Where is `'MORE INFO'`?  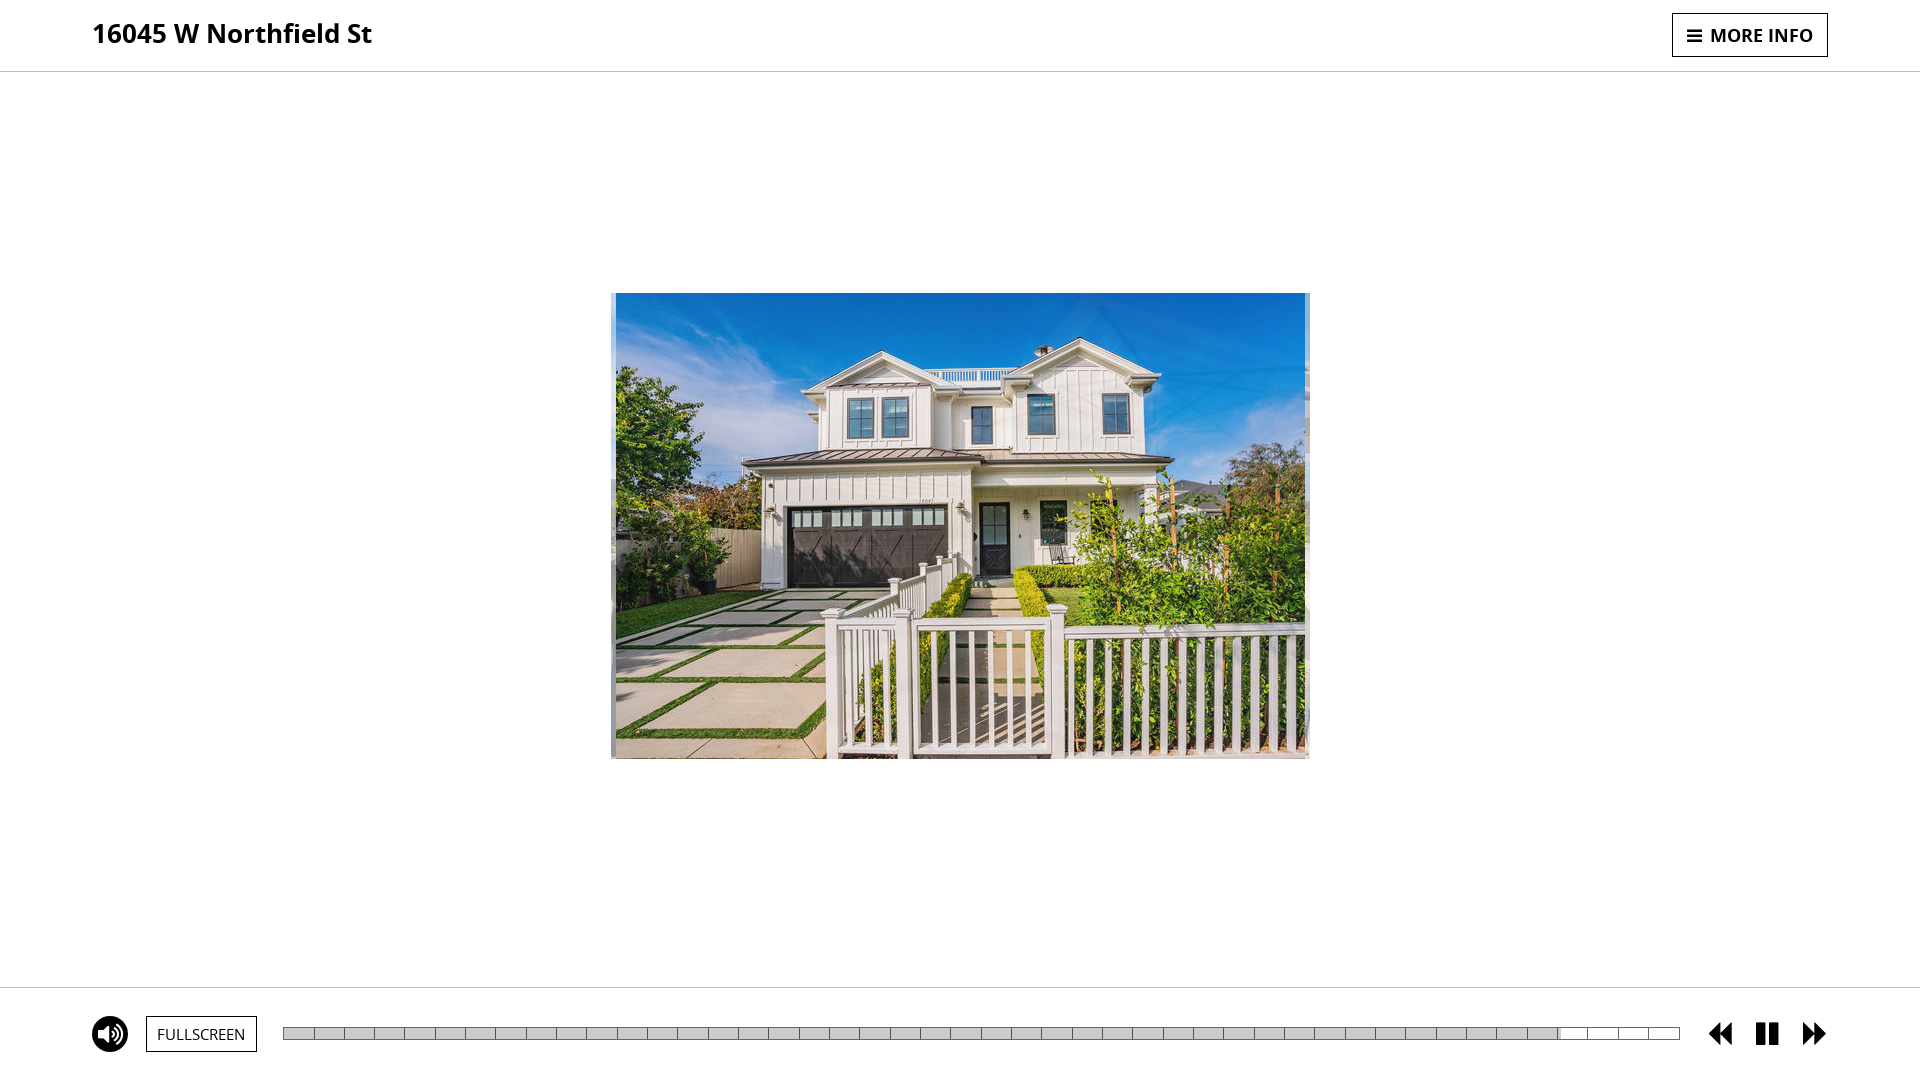 'MORE INFO' is located at coordinates (1749, 34).